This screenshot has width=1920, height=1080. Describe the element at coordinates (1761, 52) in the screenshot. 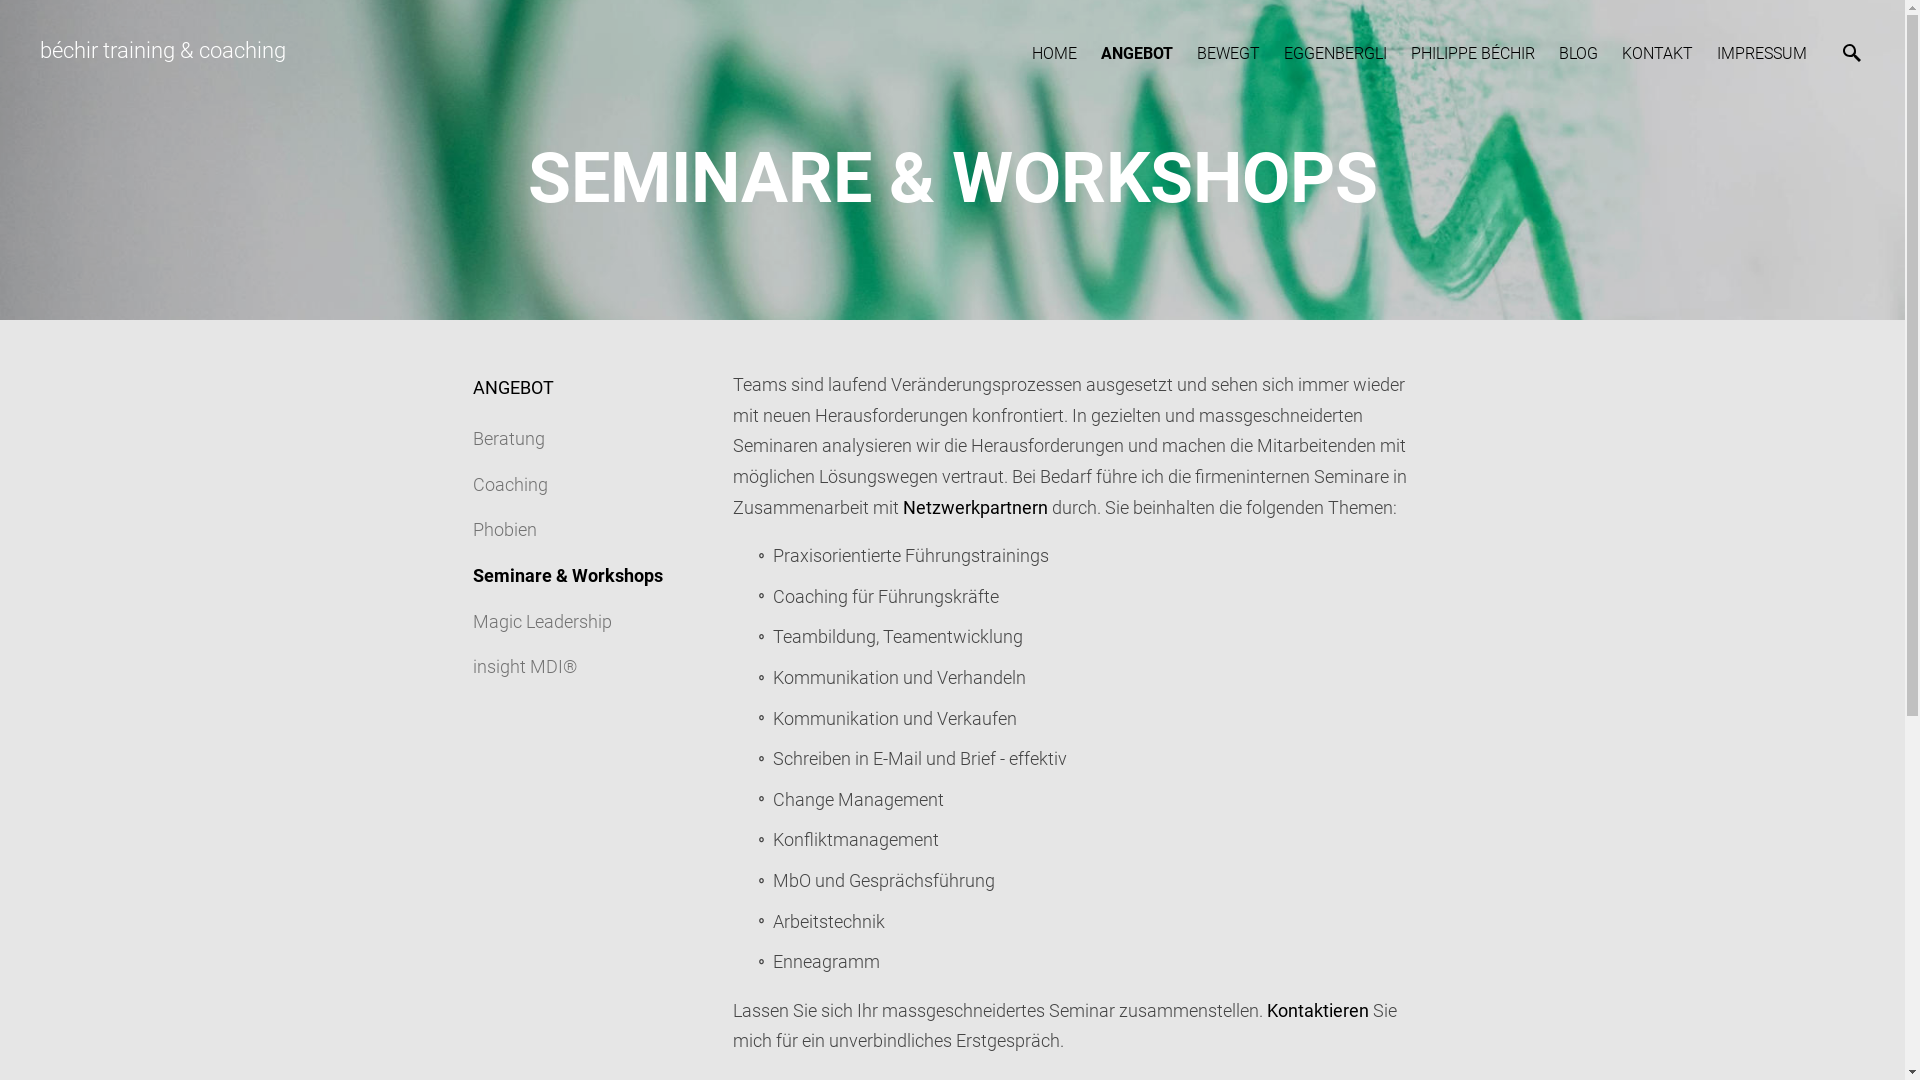

I see `'IMPRESSUM'` at that location.